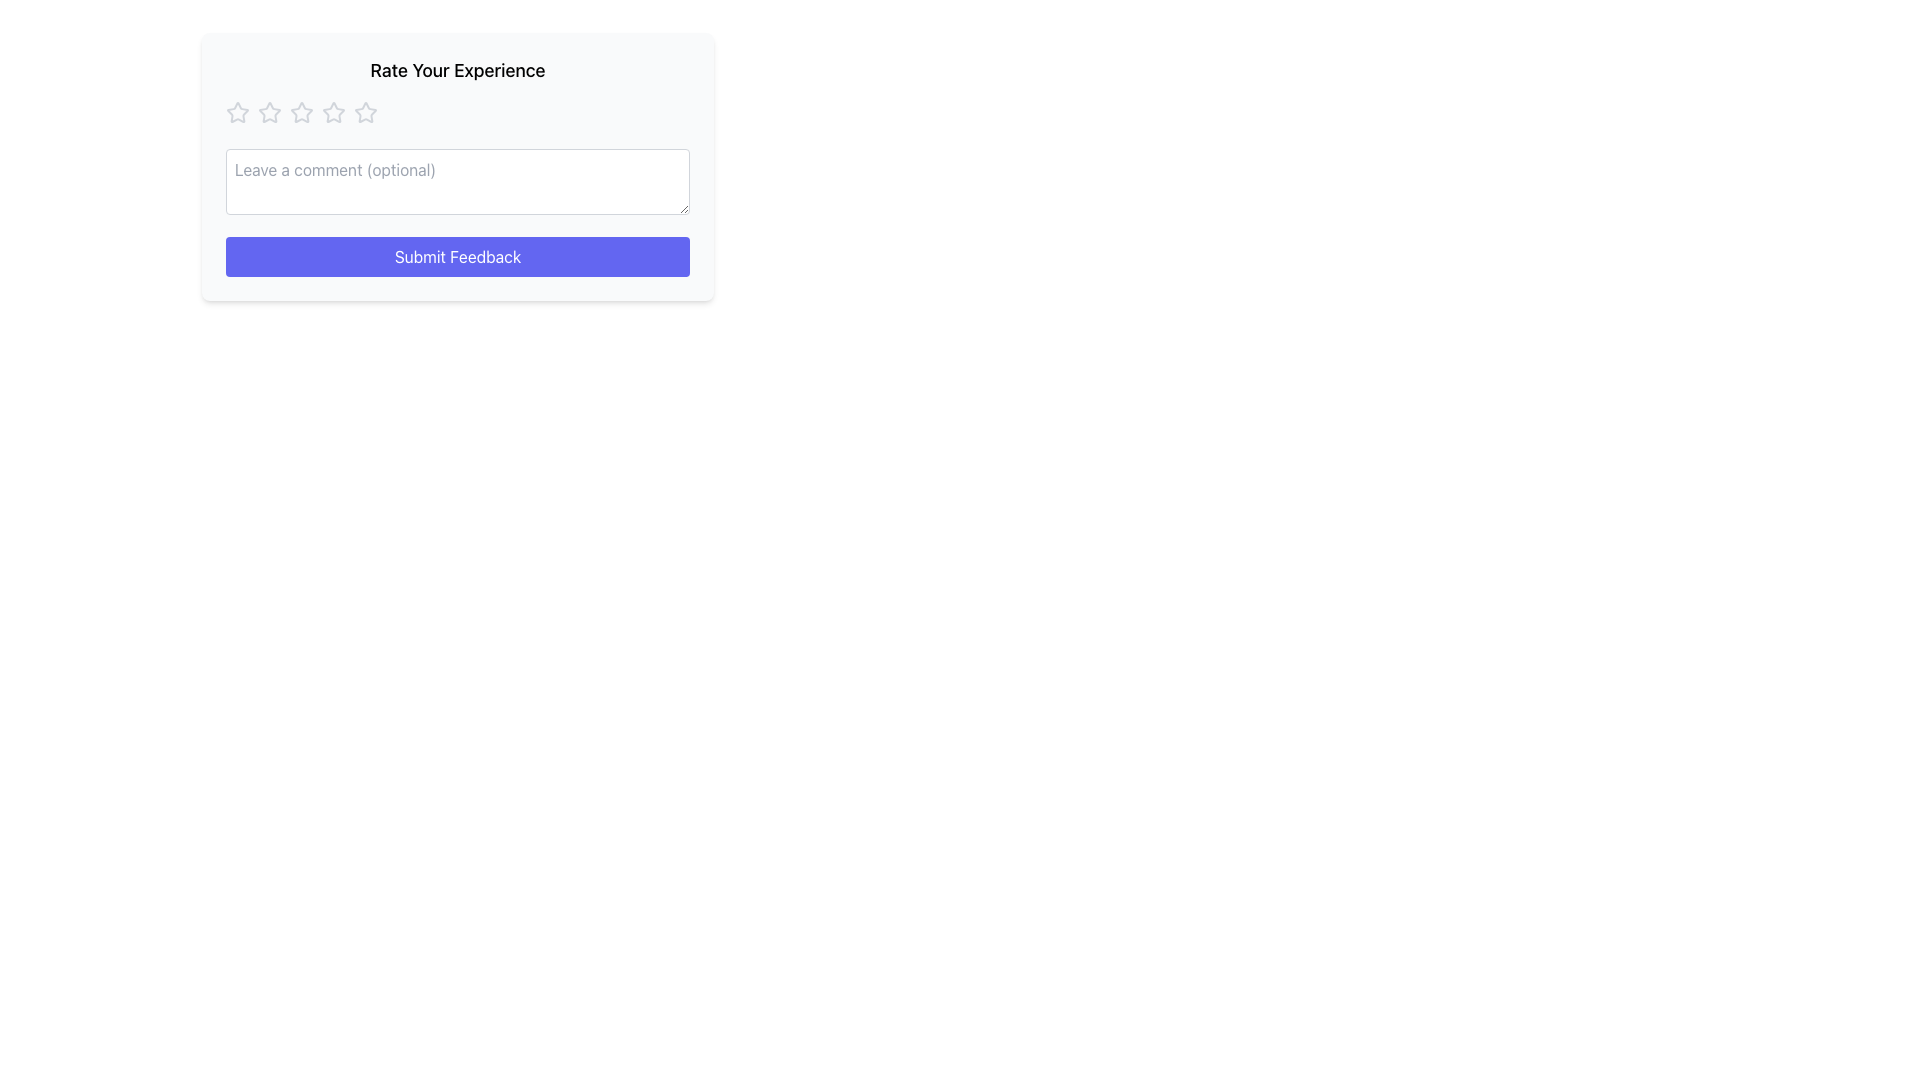 The width and height of the screenshot is (1920, 1080). I want to click on the first star icon, which is styled with a gray outline and intended to change its color to yellow when hovered over, to rate it, so click(238, 112).